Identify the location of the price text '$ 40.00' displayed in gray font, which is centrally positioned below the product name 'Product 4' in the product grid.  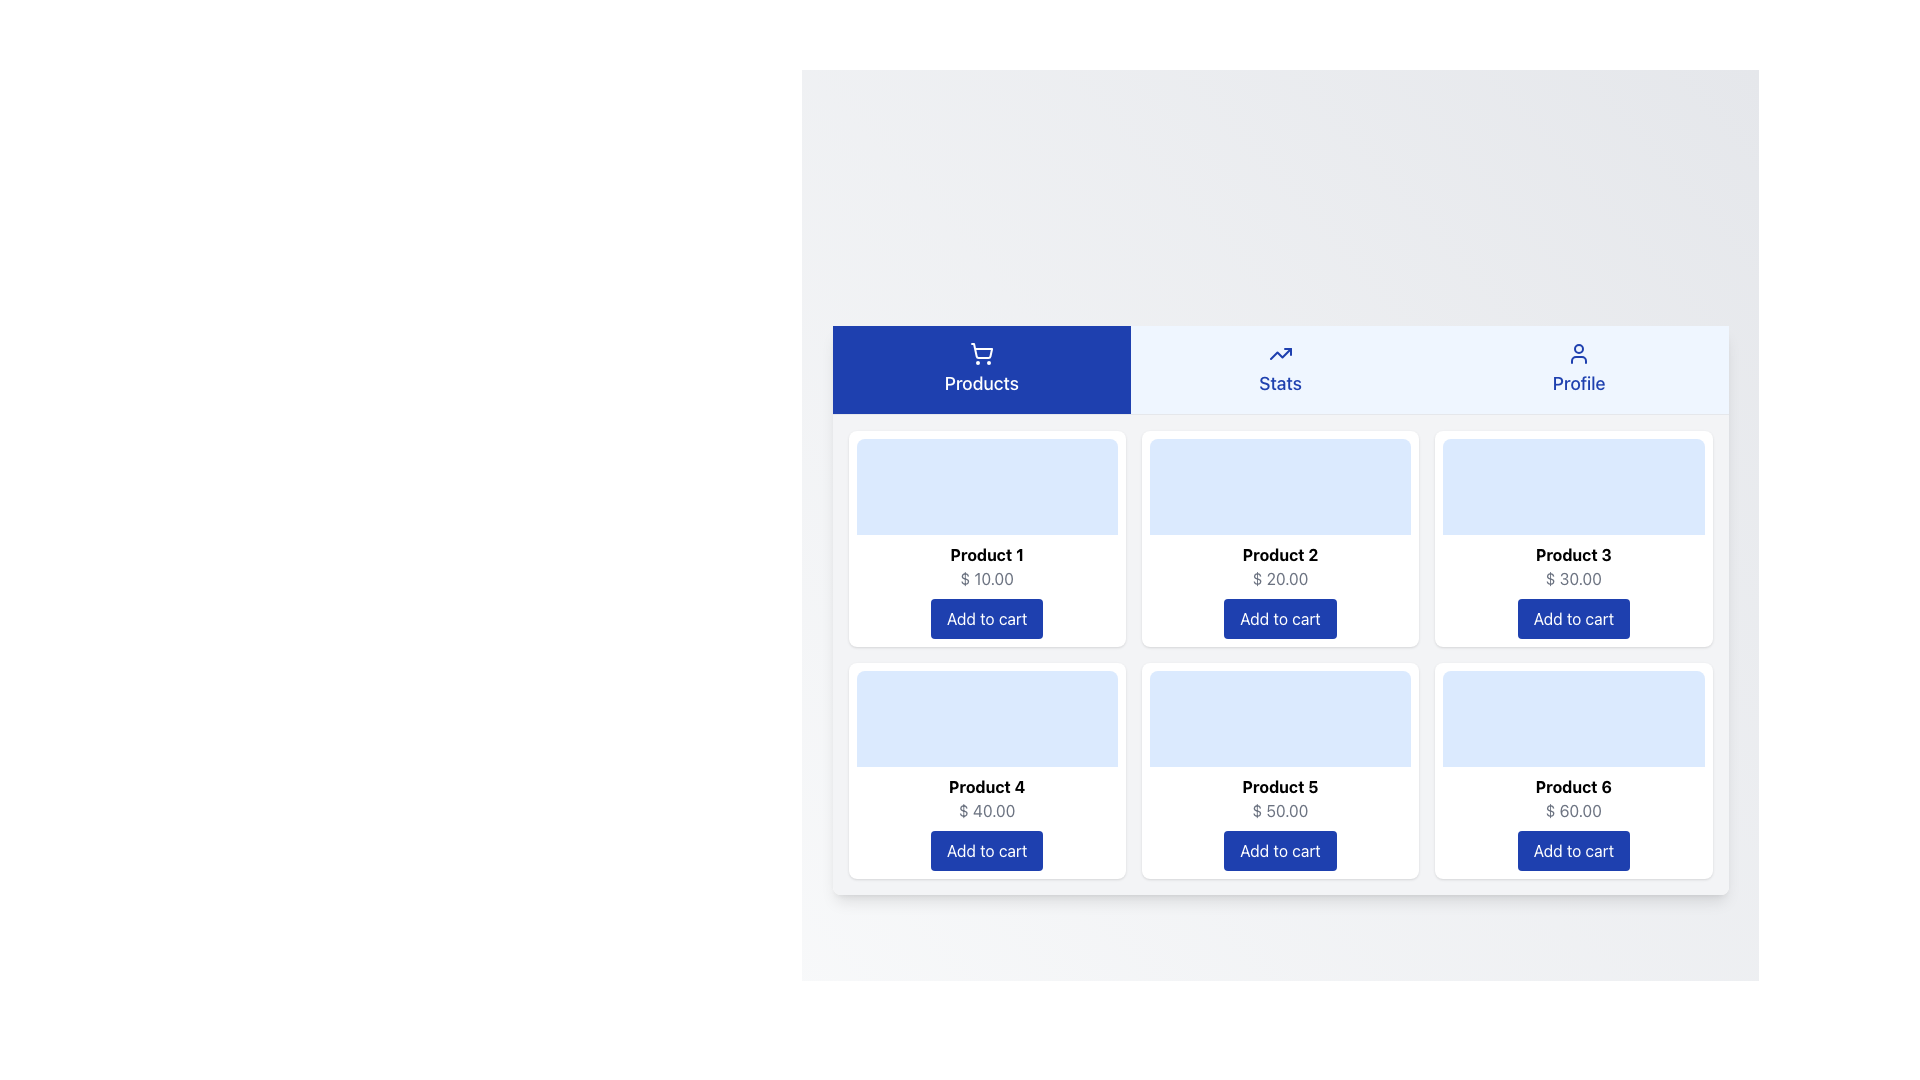
(987, 810).